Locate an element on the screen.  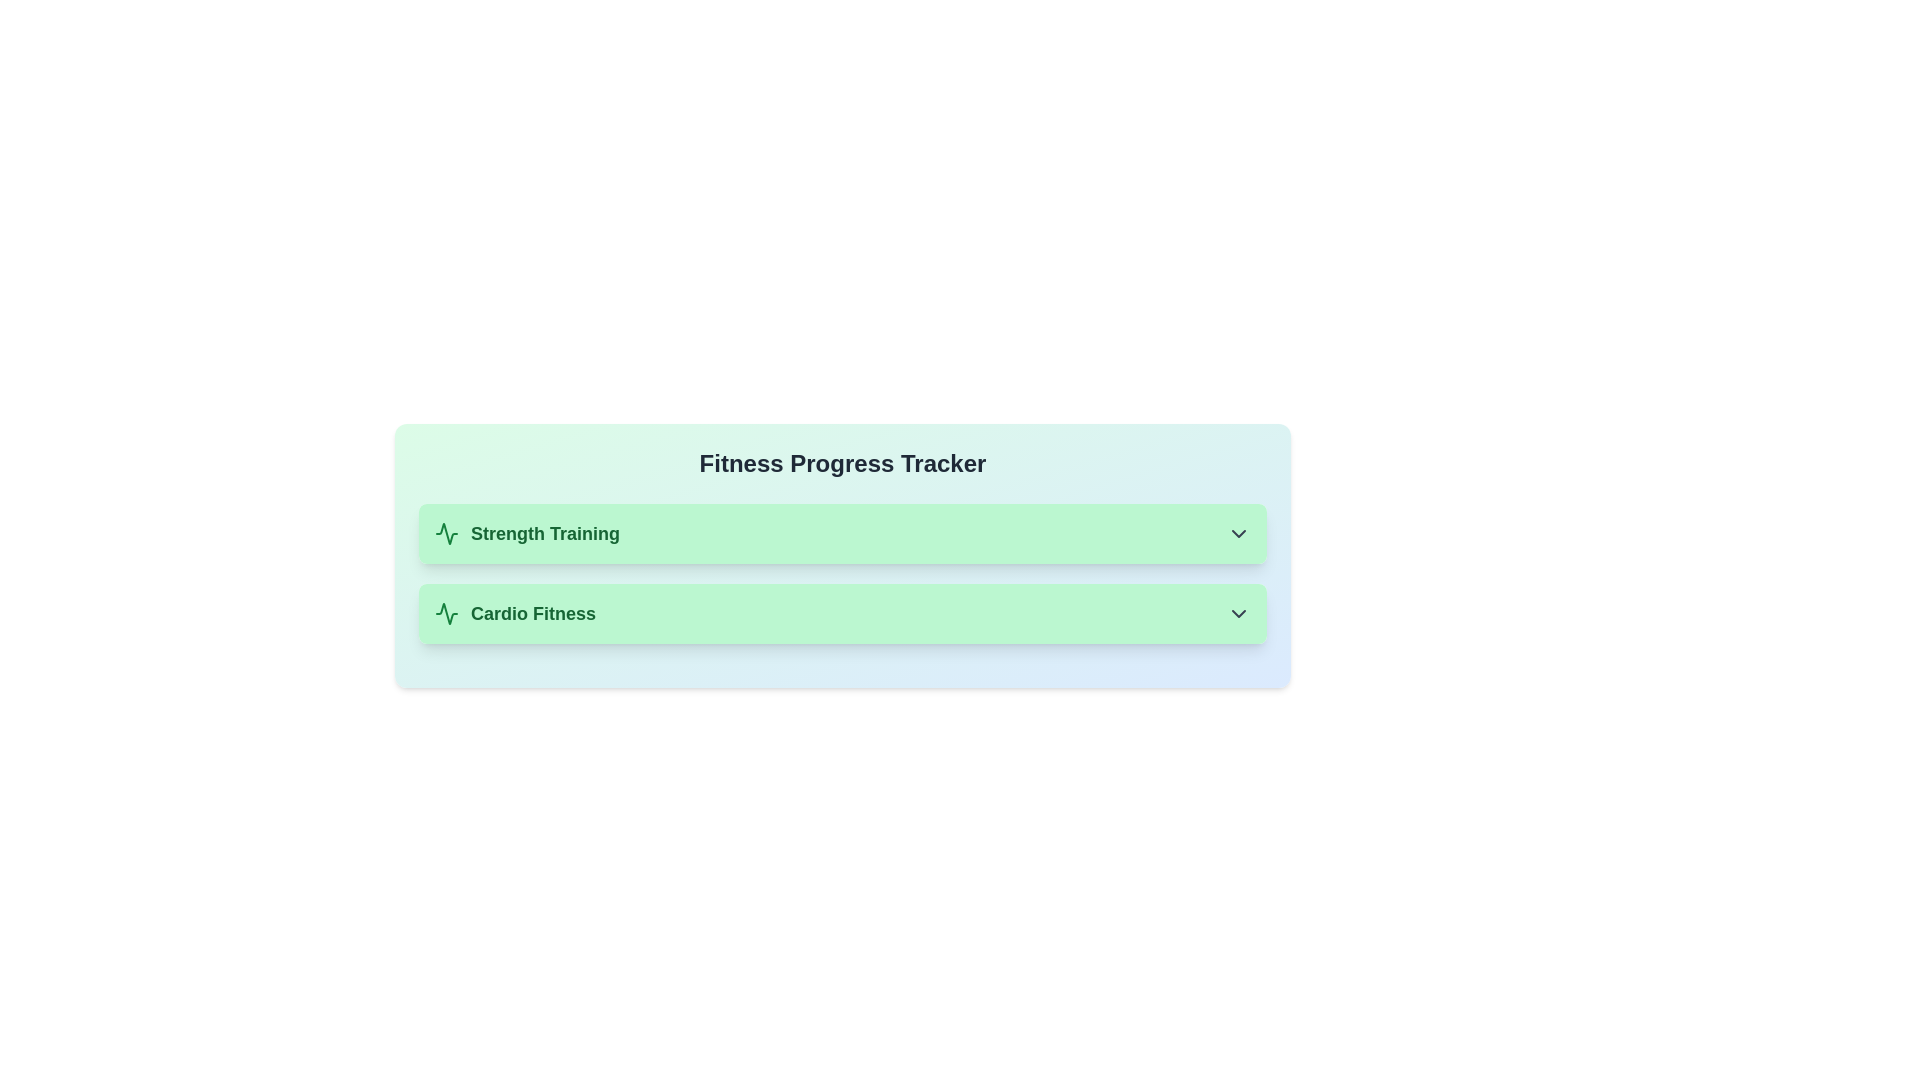
the downward-pointing chevron icon on the far-right side of the 'Strength Training' section is located at coordinates (1237, 532).